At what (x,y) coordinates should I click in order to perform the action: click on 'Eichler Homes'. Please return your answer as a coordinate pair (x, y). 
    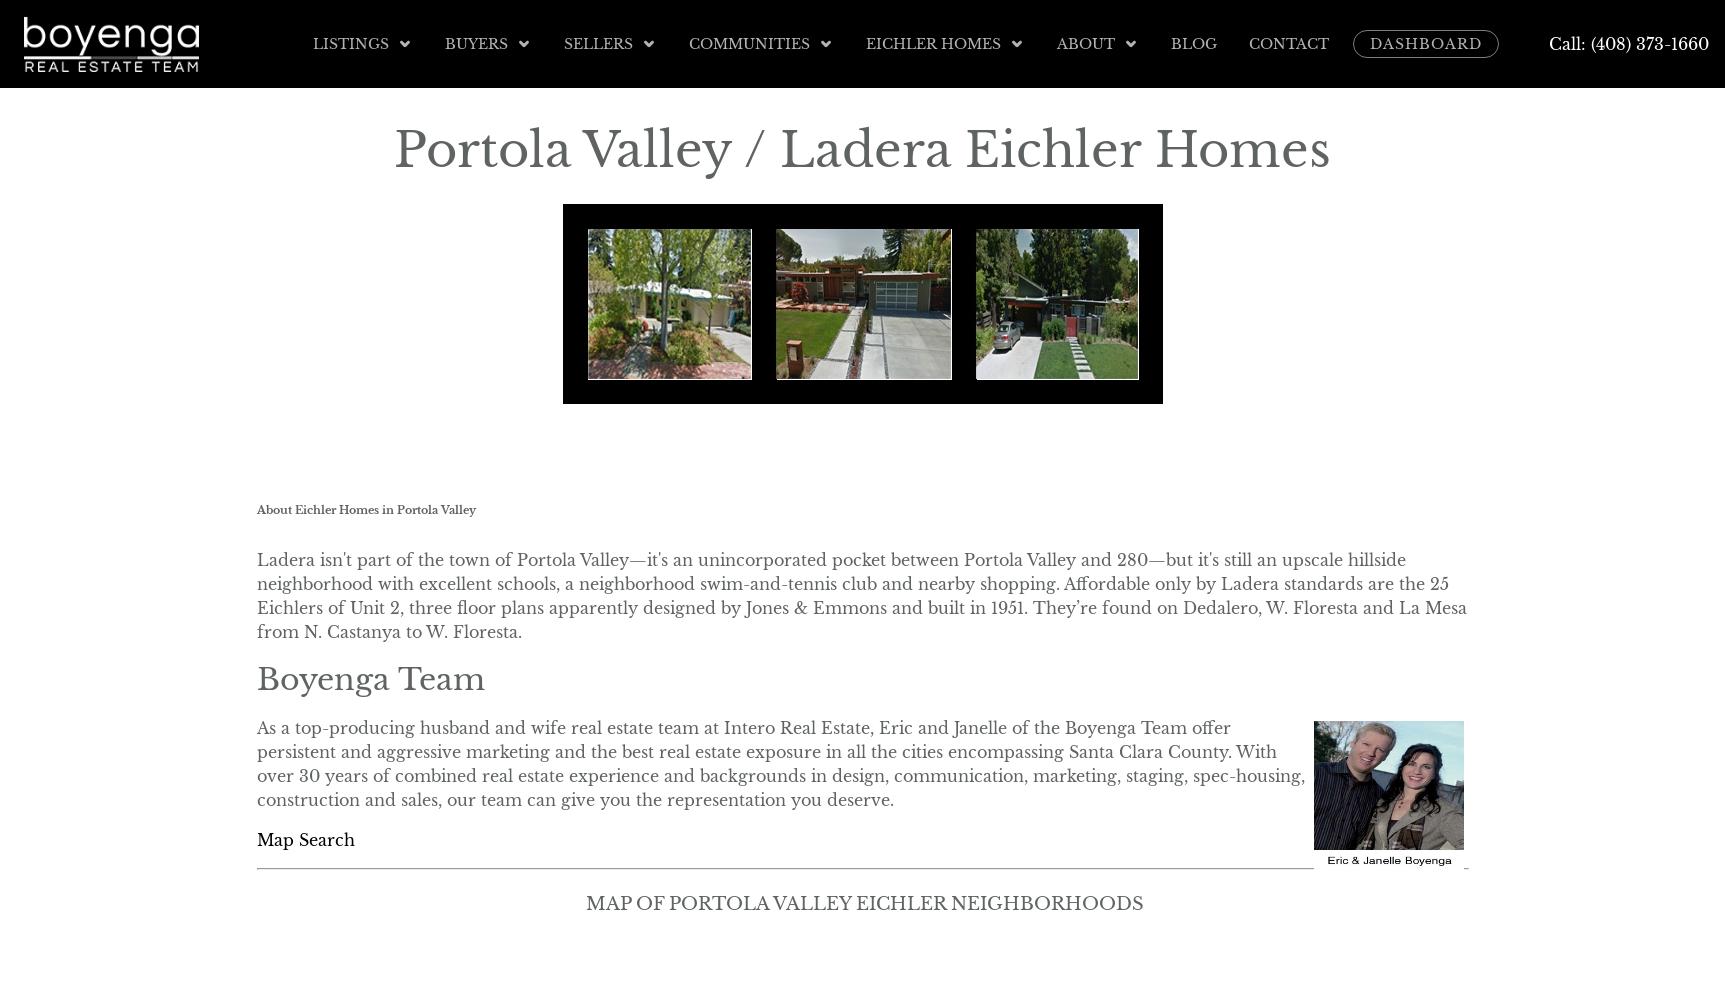
    Looking at the image, I should click on (932, 43).